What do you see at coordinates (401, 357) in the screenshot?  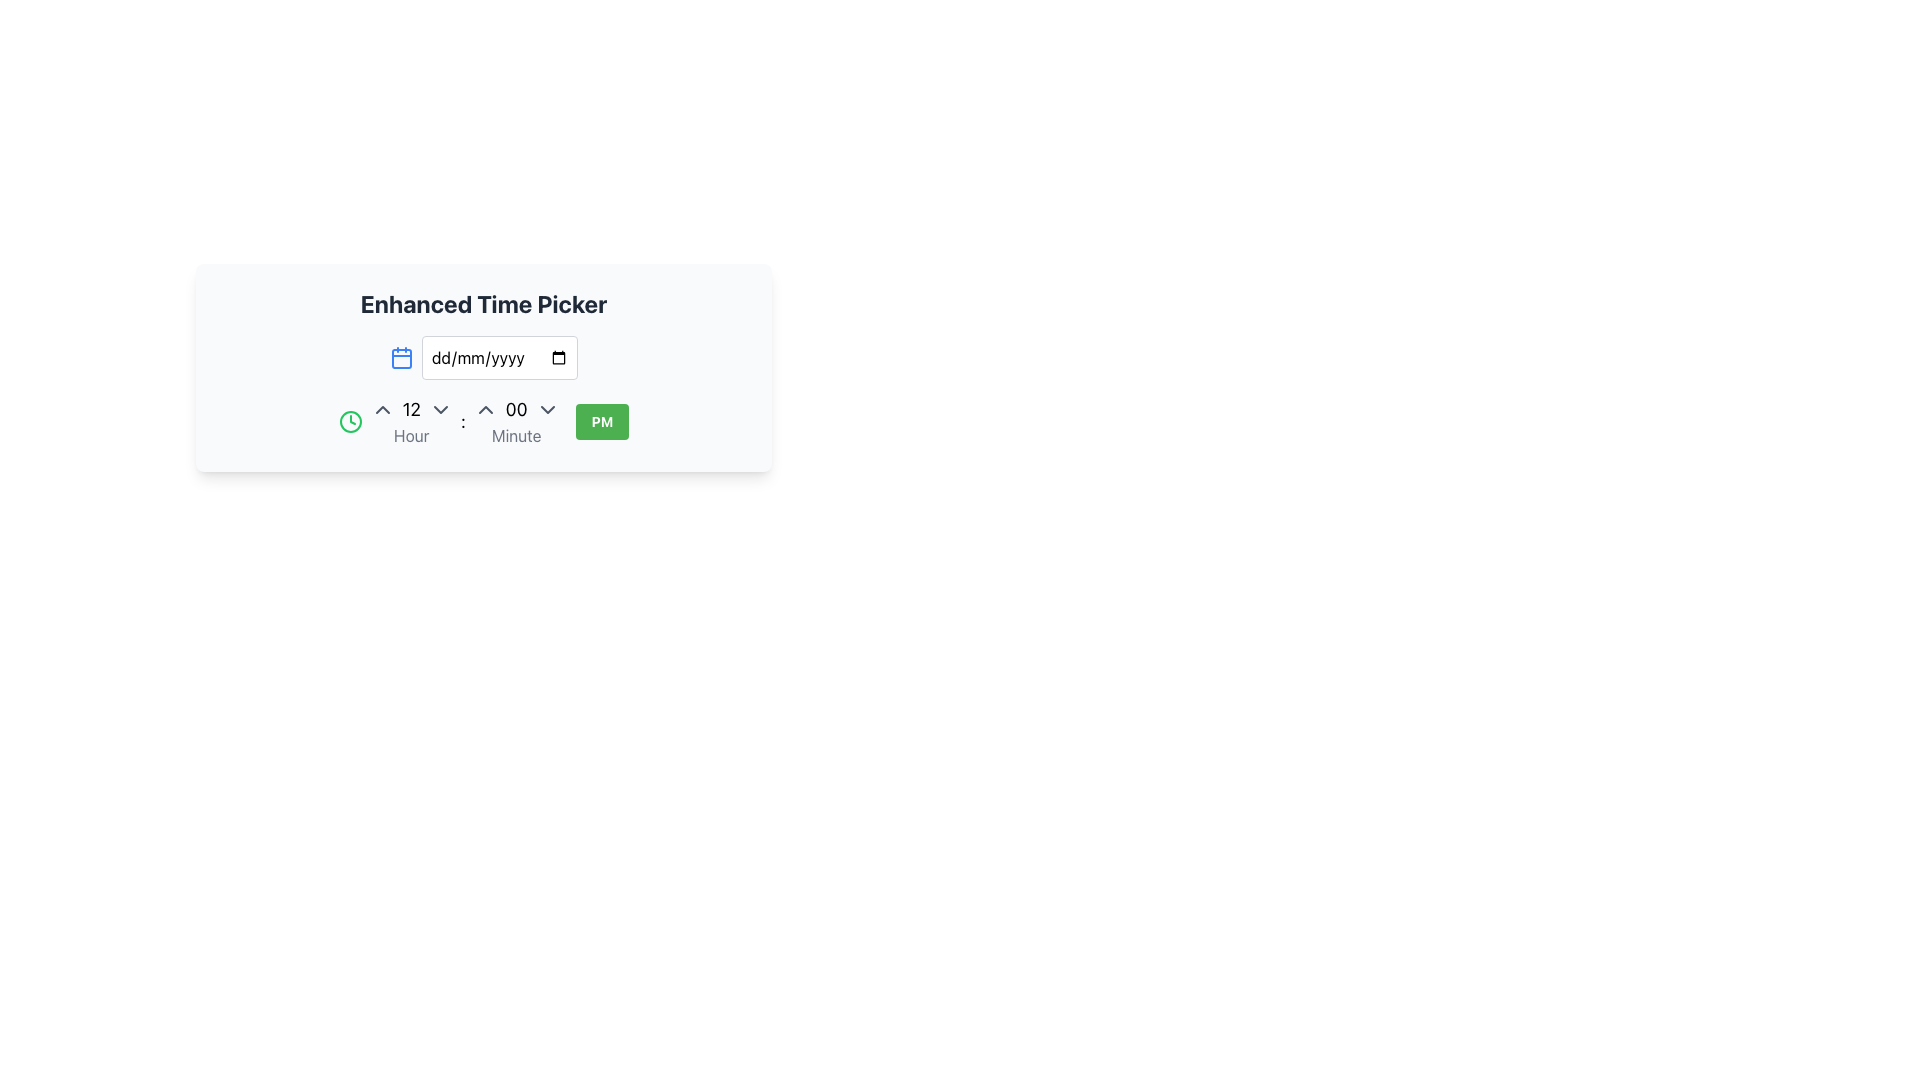 I see `the calendar icon located immediately to the left of the 'dd/mm/yyyy' text field, which signifies a date-picker functionality` at bounding box center [401, 357].